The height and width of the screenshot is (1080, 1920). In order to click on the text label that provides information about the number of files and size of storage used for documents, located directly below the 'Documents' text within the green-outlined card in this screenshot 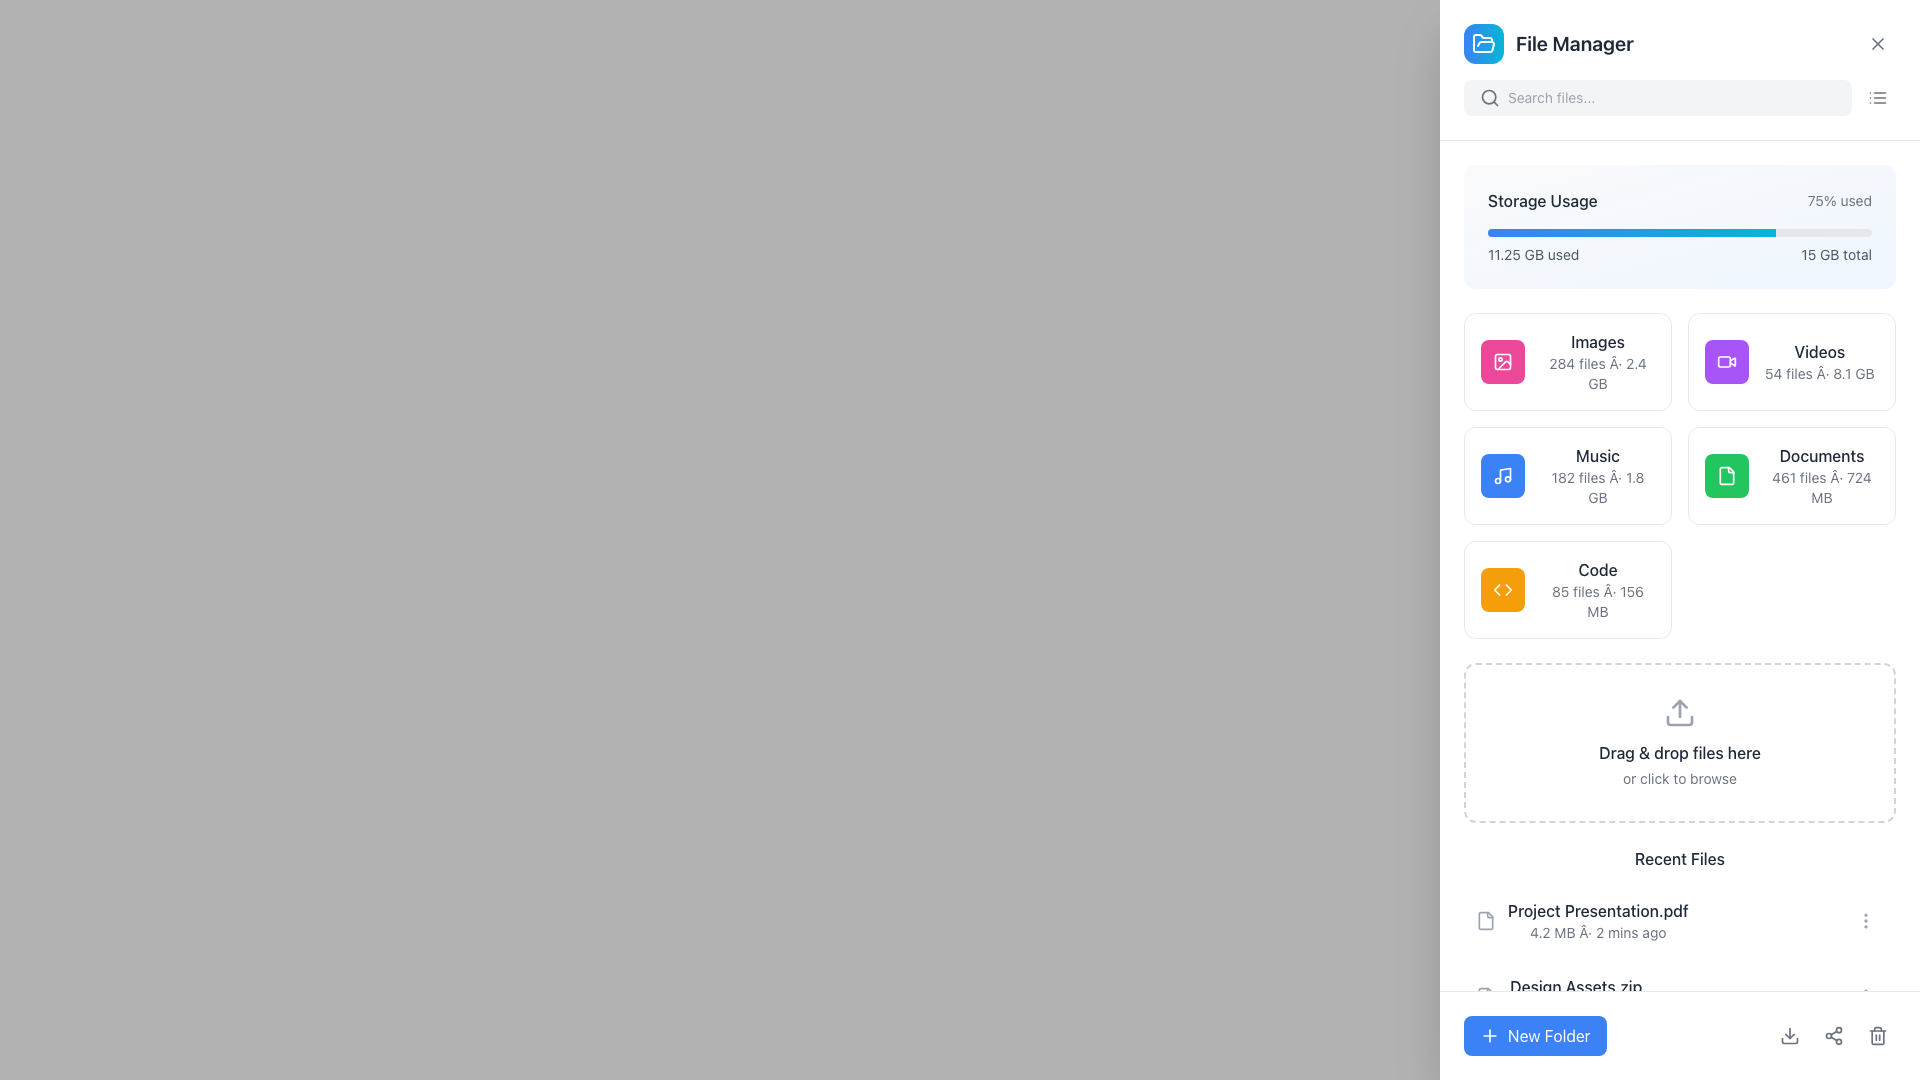, I will do `click(1822, 488)`.